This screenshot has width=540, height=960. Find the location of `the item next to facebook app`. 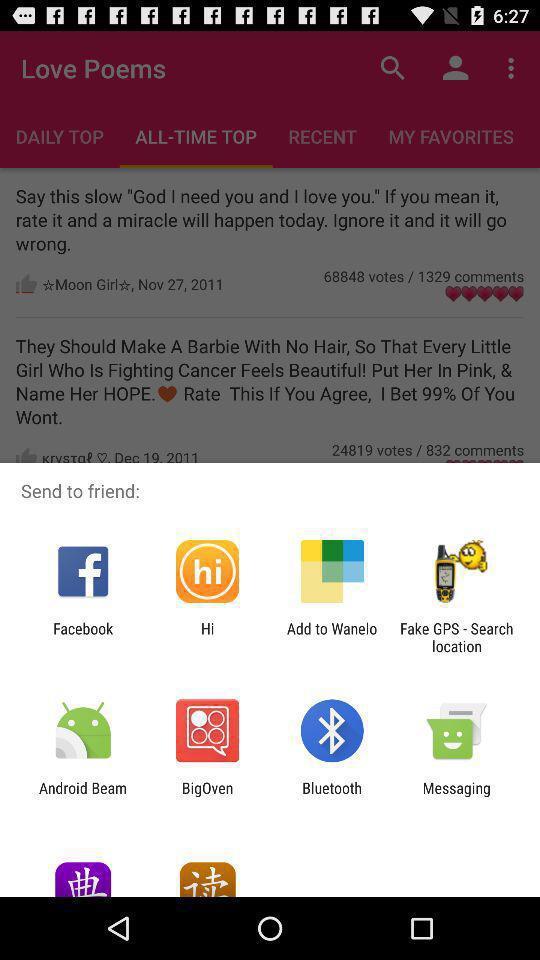

the item next to facebook app is located at coordinates (206, 636).